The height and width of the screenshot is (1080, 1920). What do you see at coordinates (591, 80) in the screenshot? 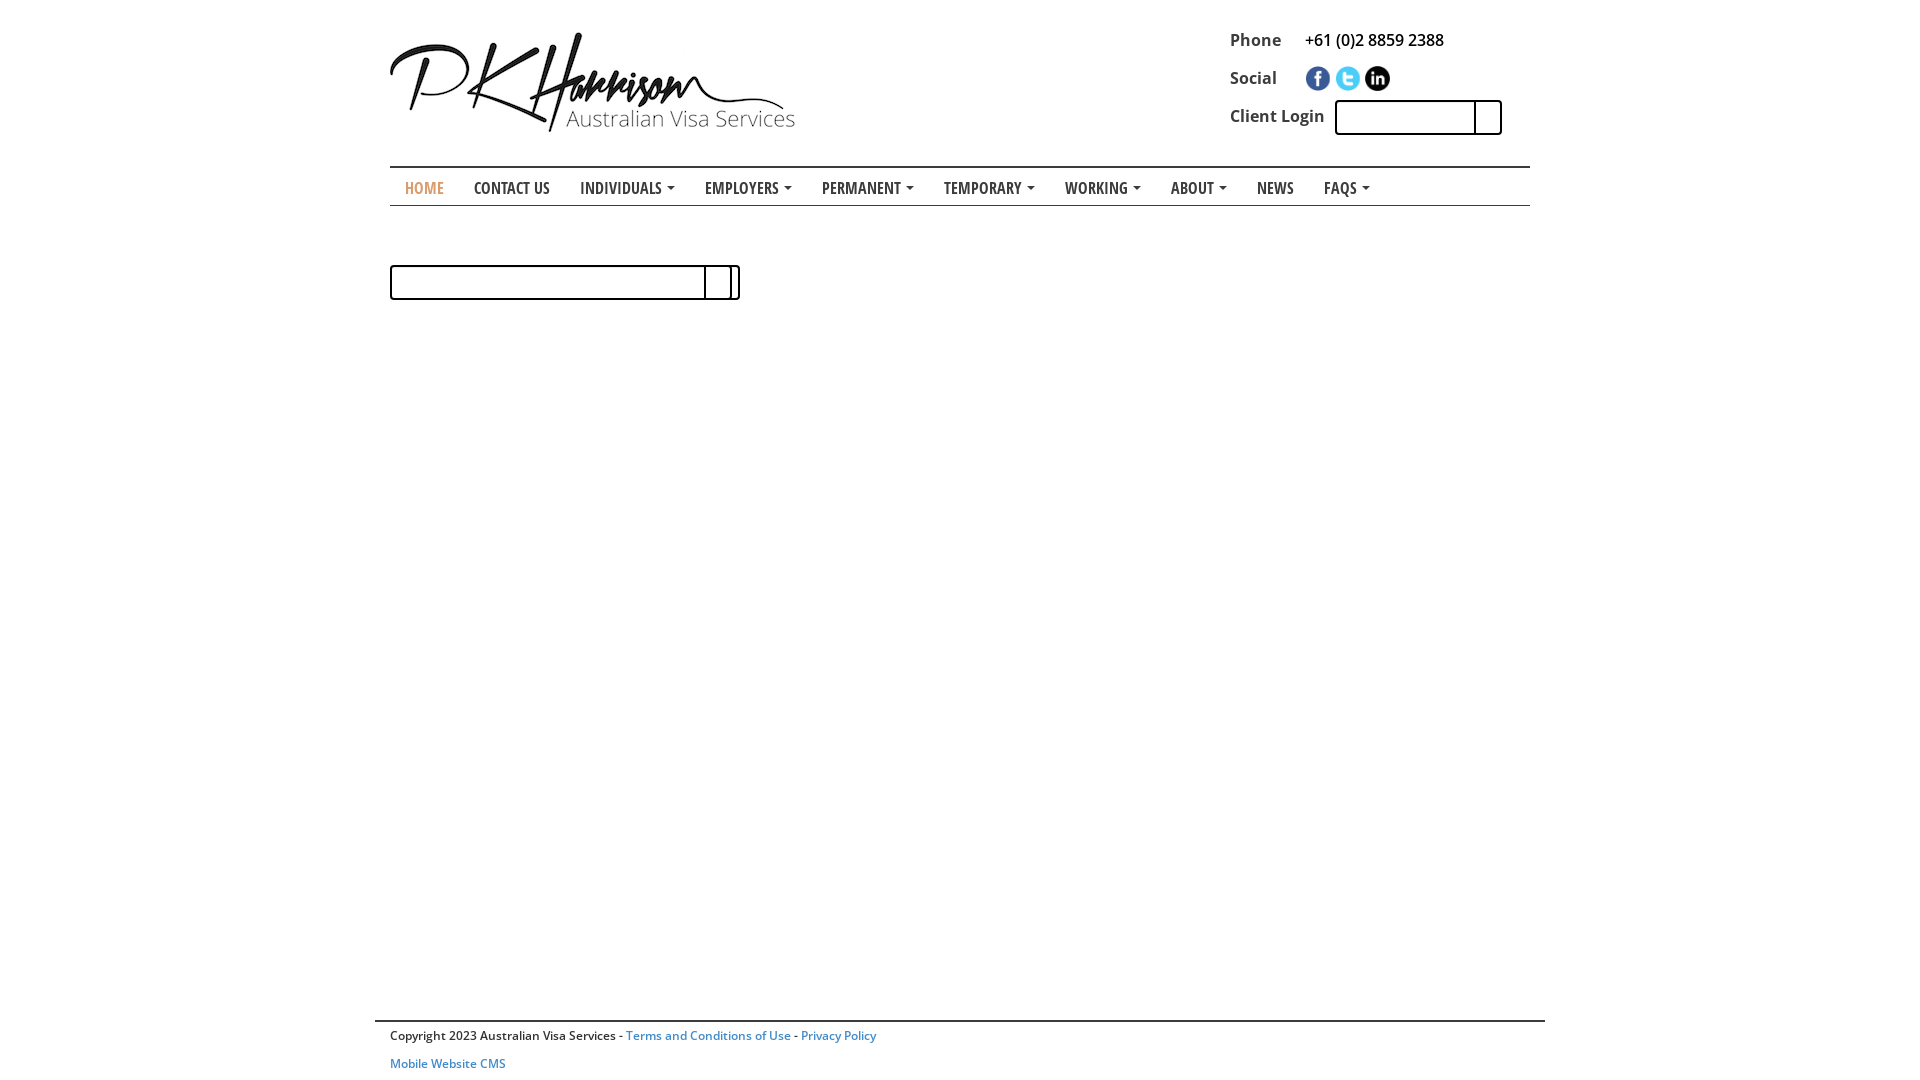
I see `'Australian Visa Services'` at bounding box center [591, 80].